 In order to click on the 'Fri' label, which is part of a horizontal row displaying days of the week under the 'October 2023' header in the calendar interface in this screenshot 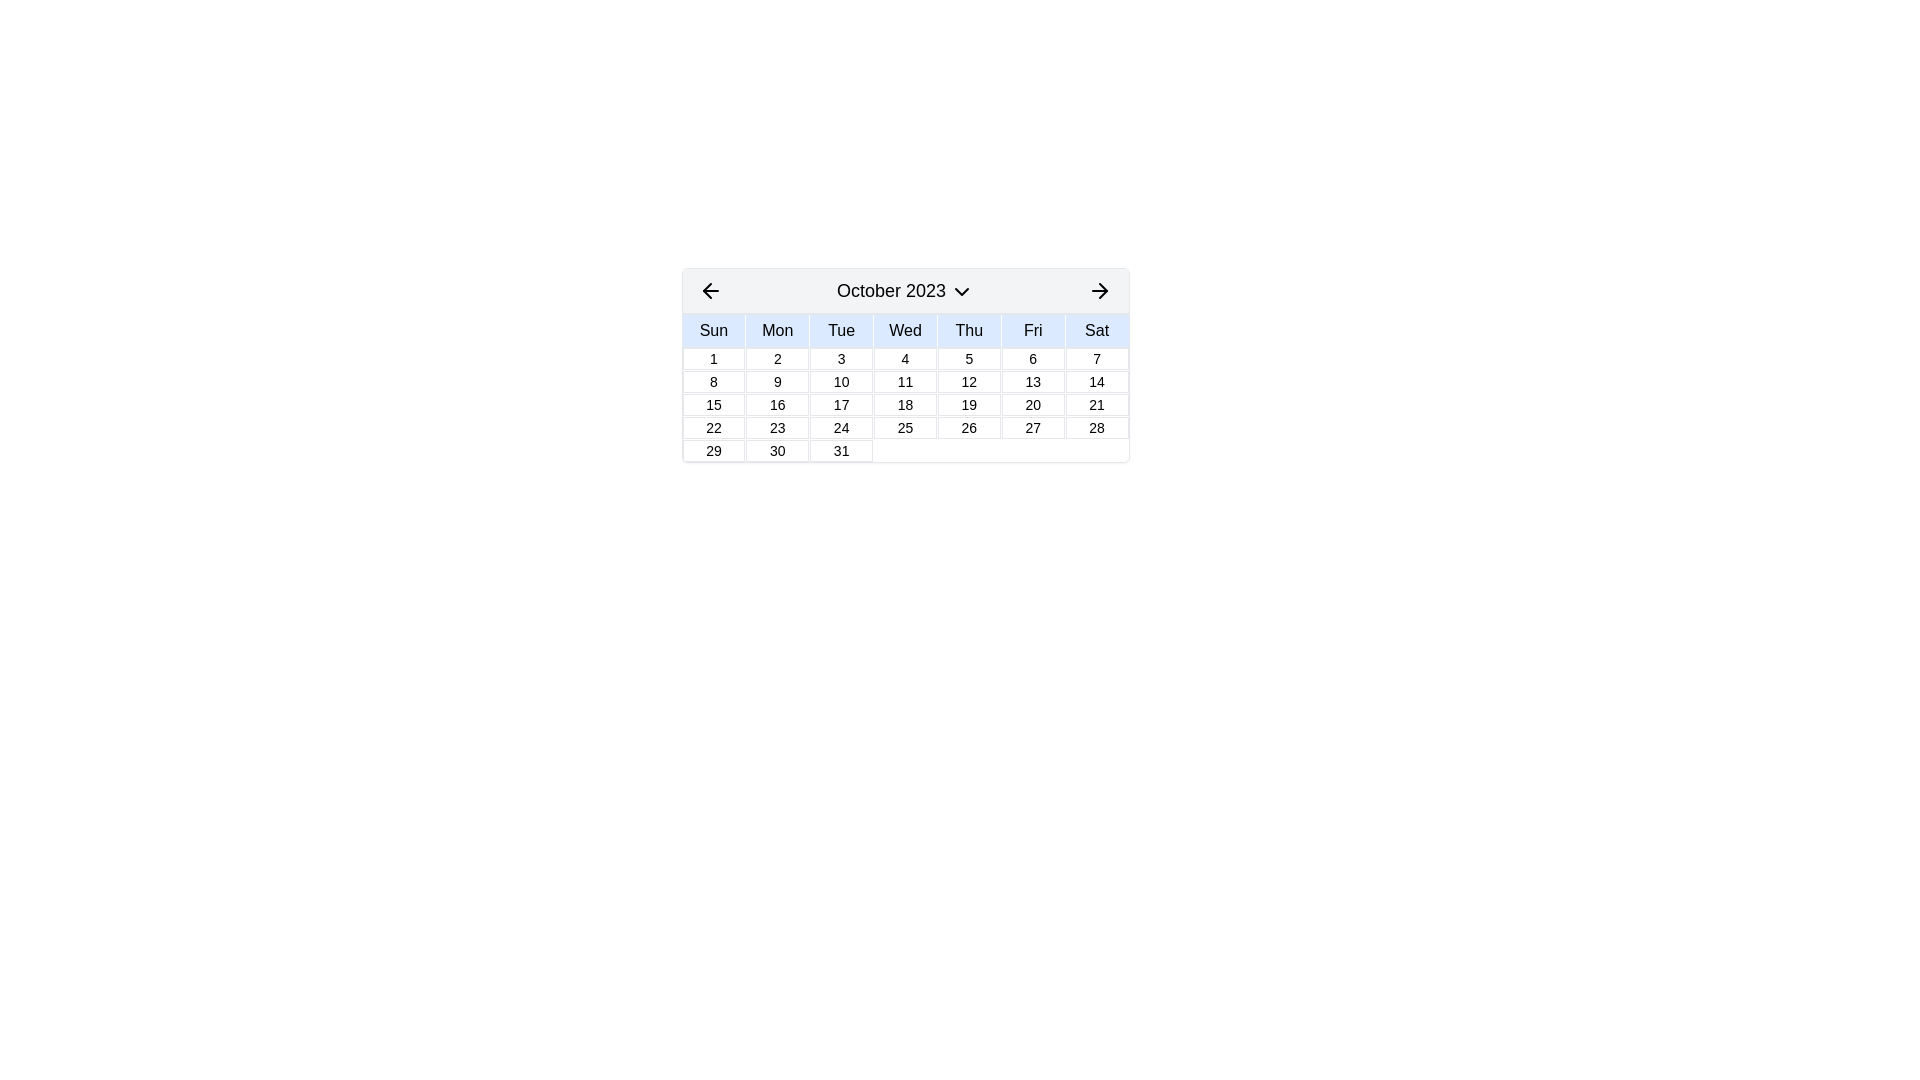, I will do `click(1033, 330)`.